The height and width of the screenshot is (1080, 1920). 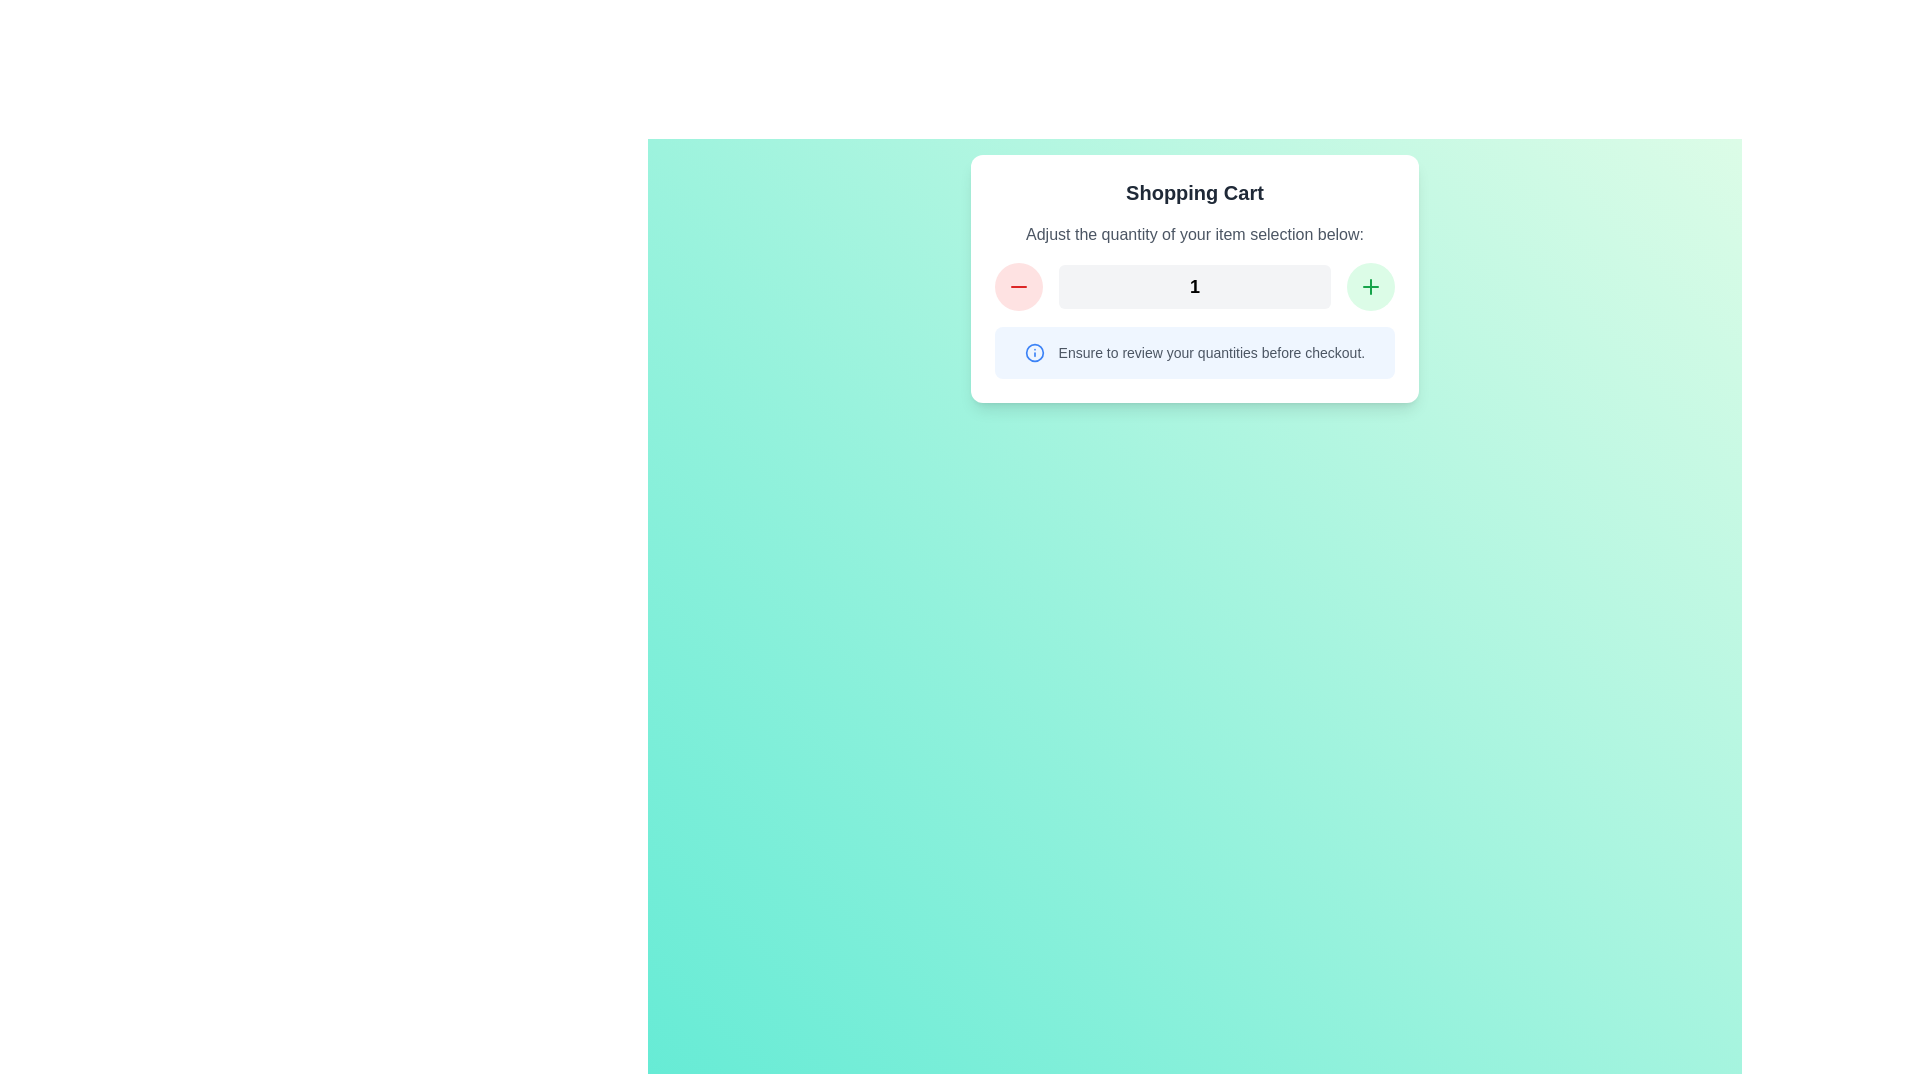 I want to click on the text label displaying 'Adjust the quantity of your item selection below:' which is styled in gray and positioned below the 'Shopping Cart' title, so click(x=1195, y=234).